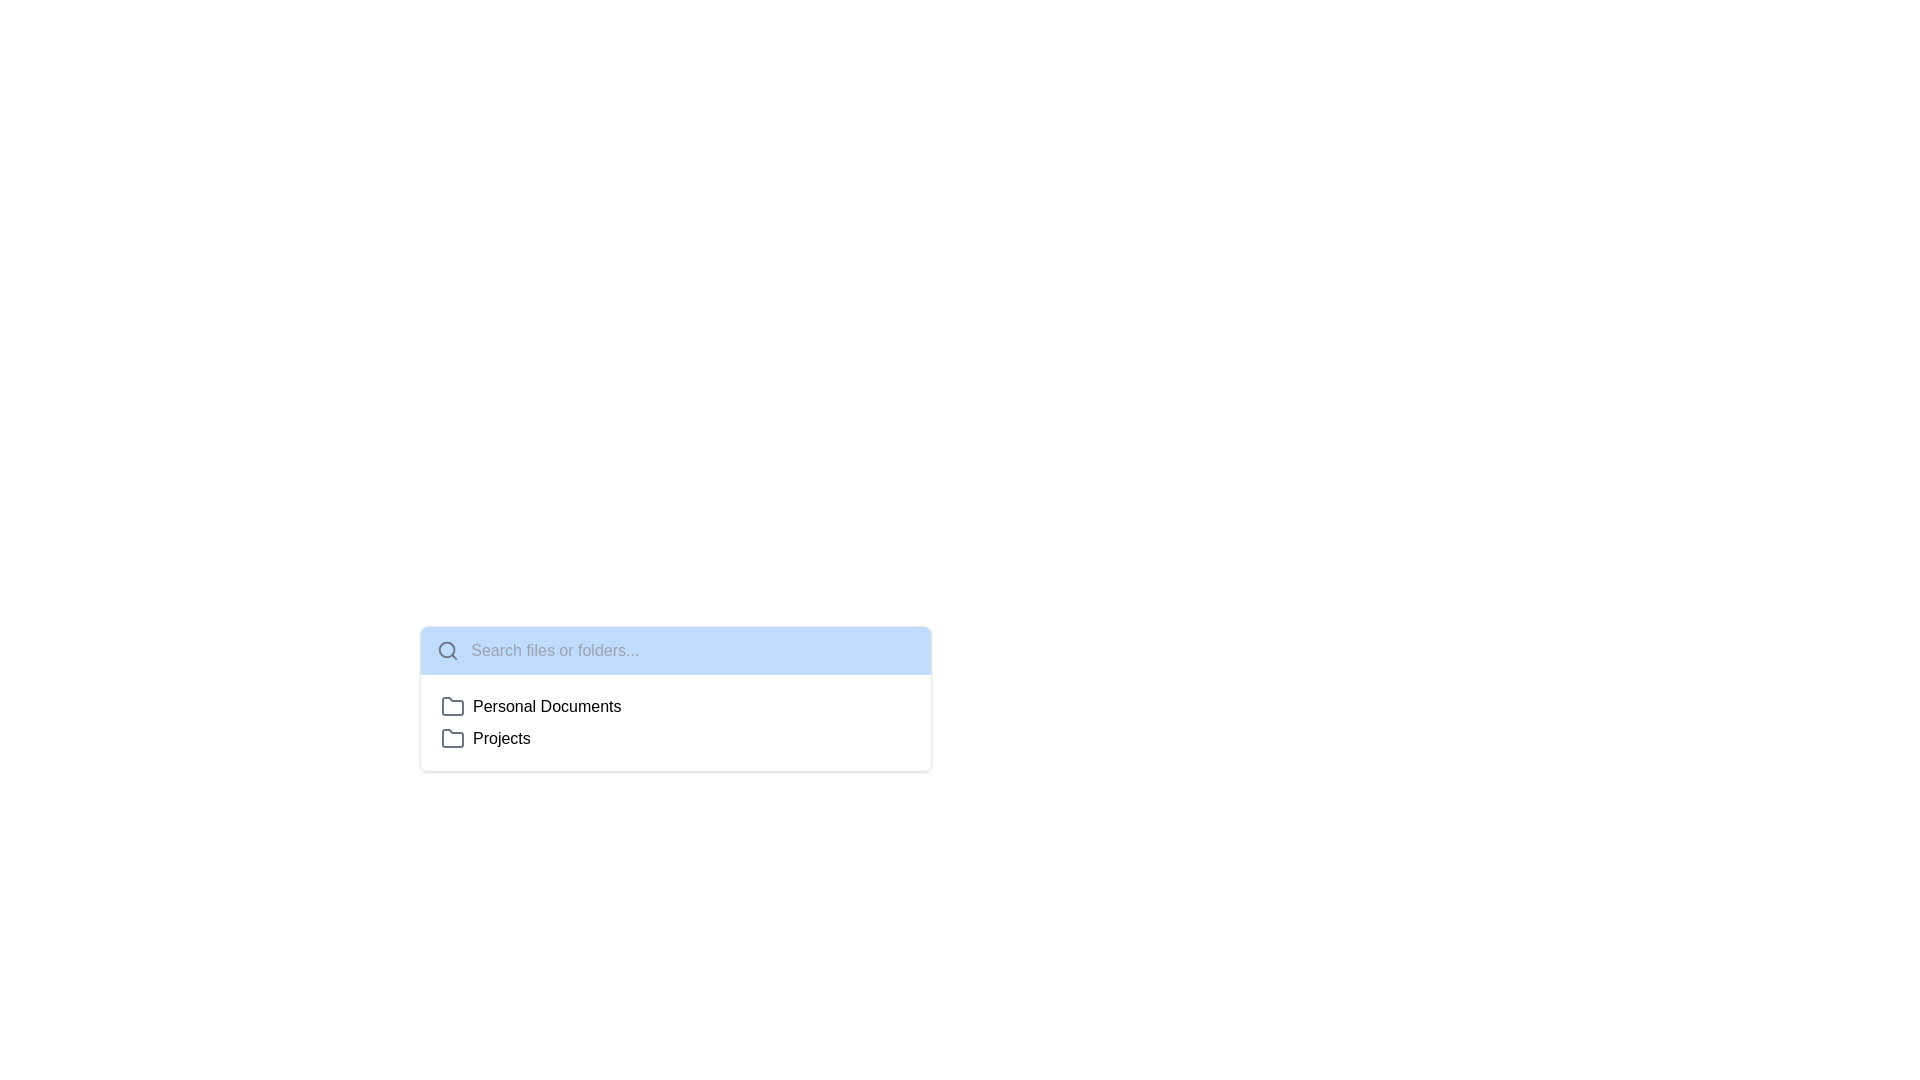 The width and height of the screenshot is (1920, 1080). Describe the element at coordinates (547, 705) in the screenshot. I see `the text label 'Personal Documents', which is styled with a standard sans-serif font and is part of a file navigation panel, located beneath a search bar and above the 'Projects' item` at that location.